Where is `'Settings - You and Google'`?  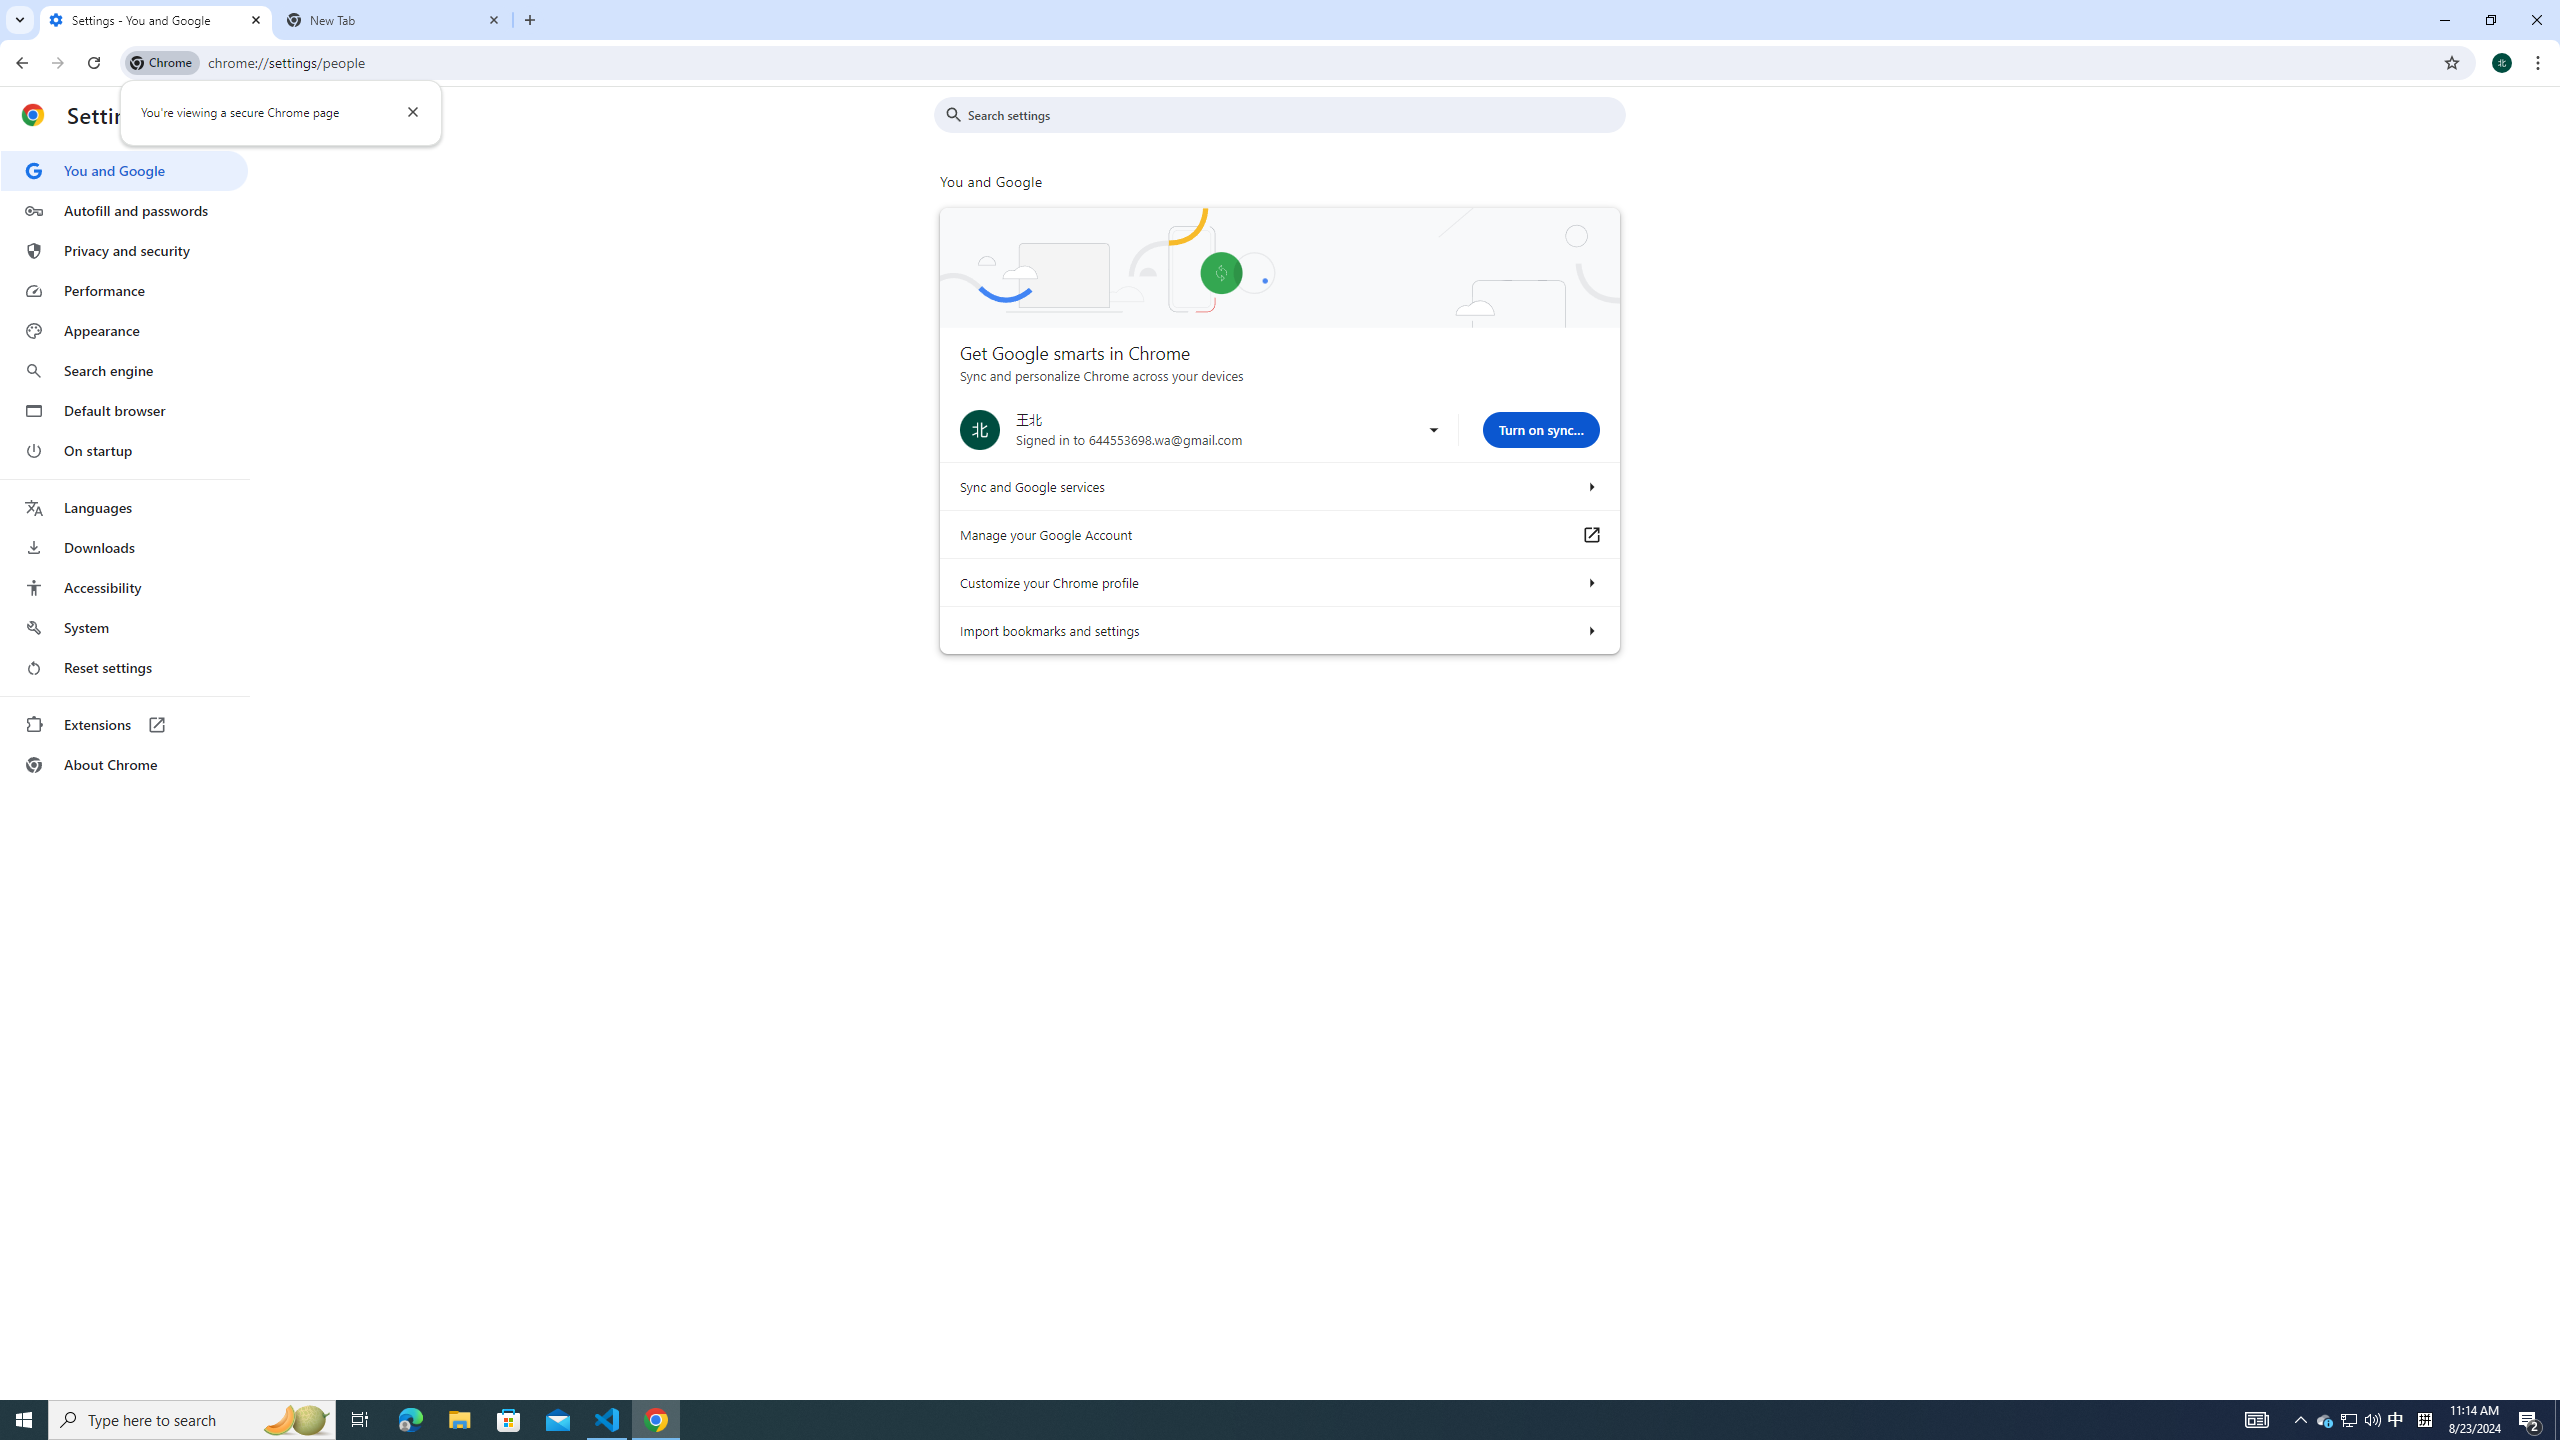
'Settings - You and Google' is located at coordinates (155, 19).